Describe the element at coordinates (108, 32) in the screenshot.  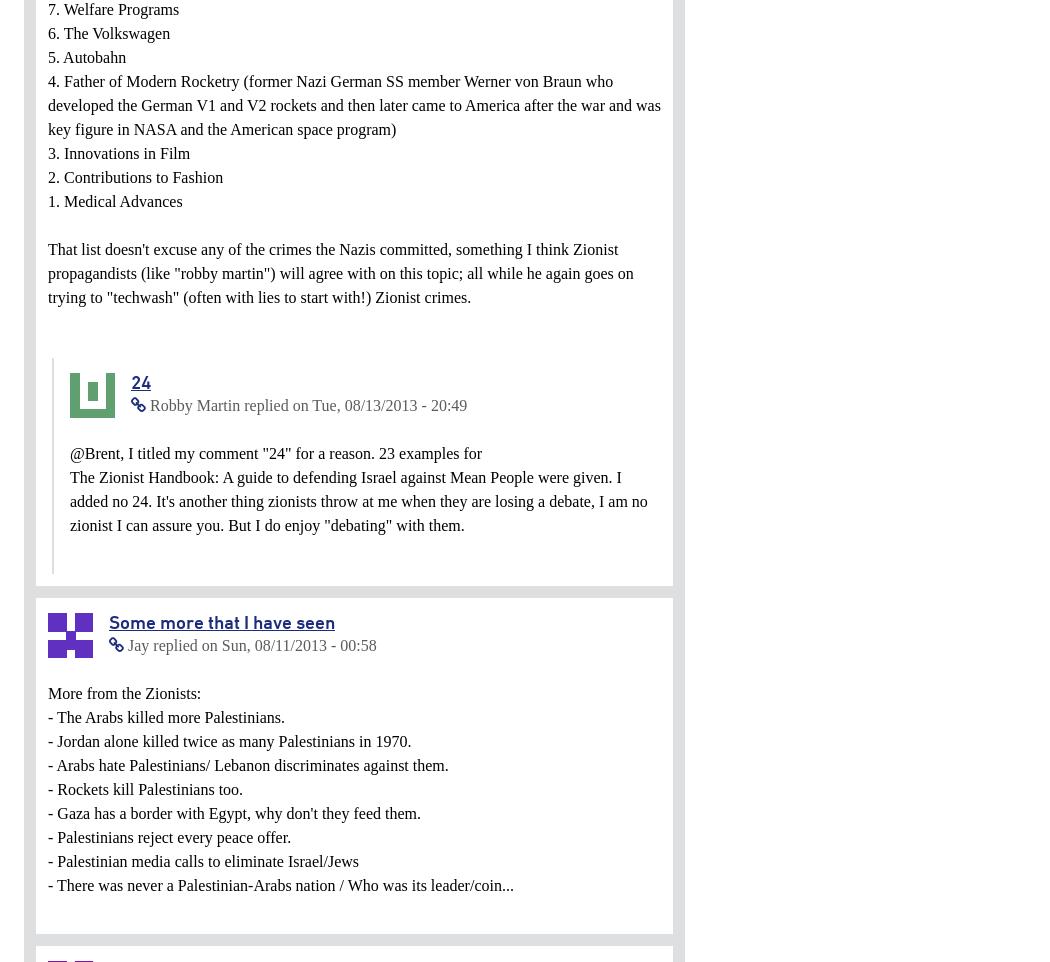
I see `'6. The Volkswagen'` at that location.